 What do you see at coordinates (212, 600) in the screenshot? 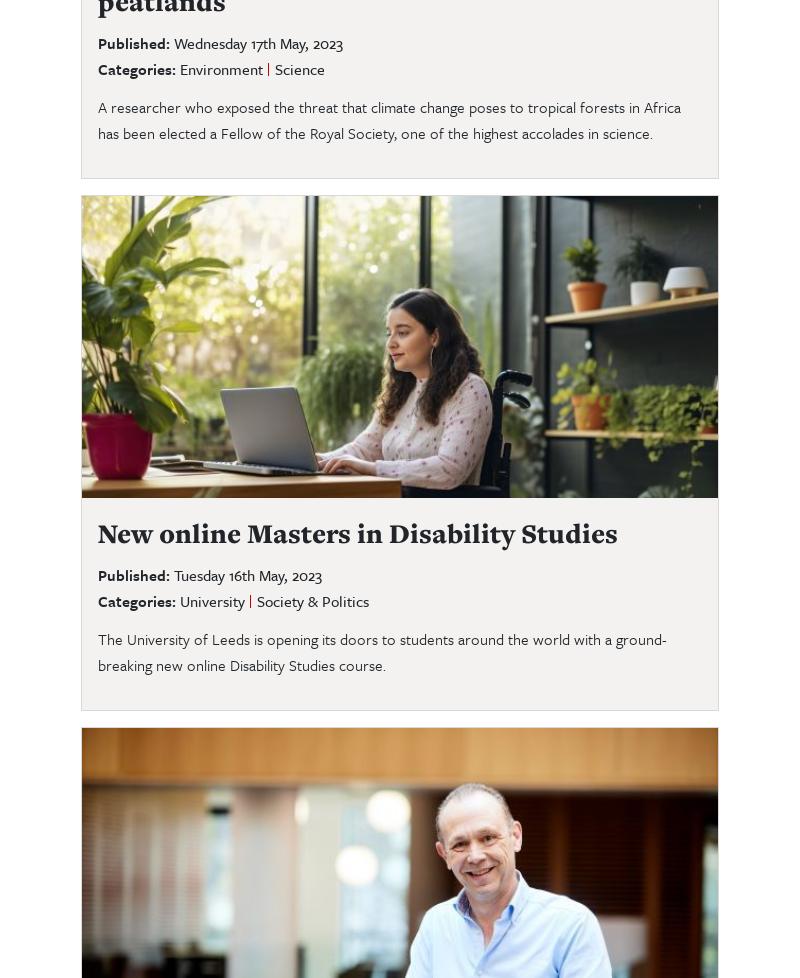
I see `'University'` at bounding box center [212, 600].